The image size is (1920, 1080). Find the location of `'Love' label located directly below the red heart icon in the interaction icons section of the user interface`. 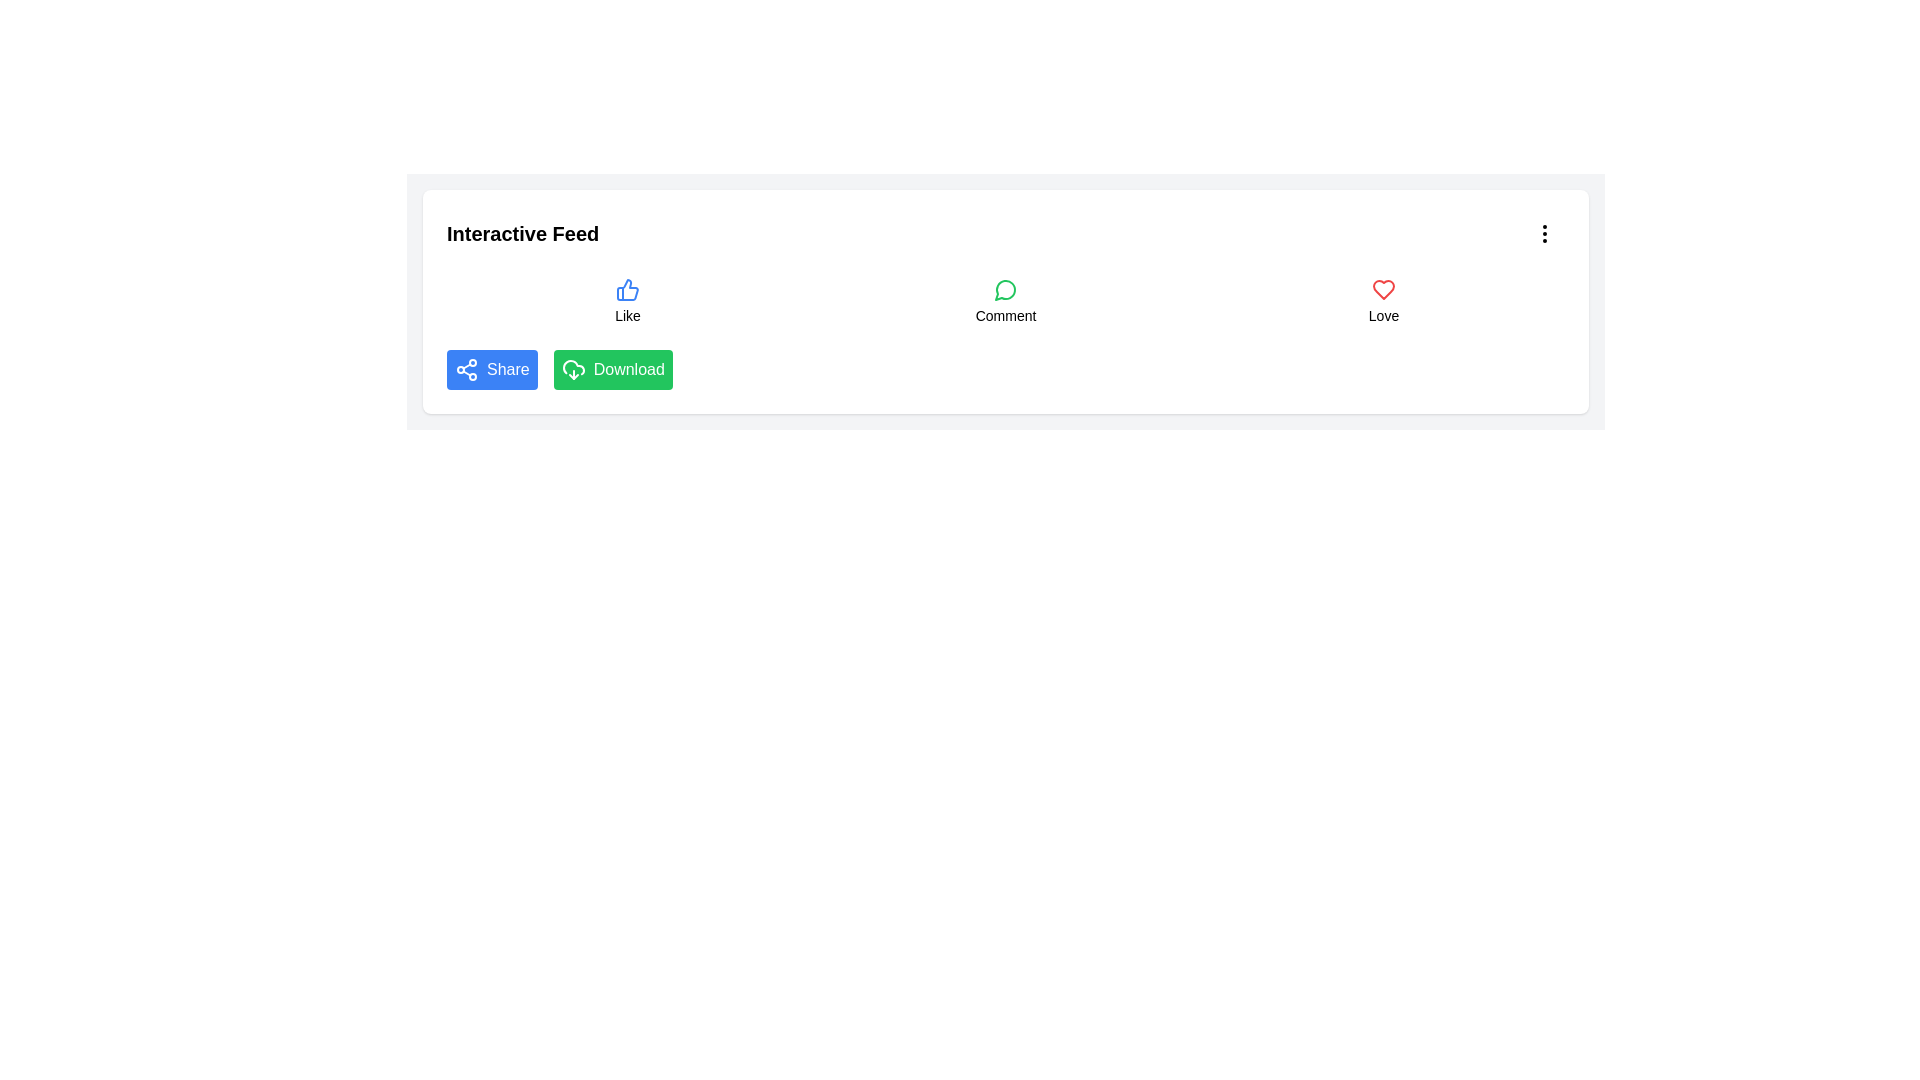

'Love' label located directly below the red heart icon in the interaction icons section of the user interface is located at coordinates (1382, 315).